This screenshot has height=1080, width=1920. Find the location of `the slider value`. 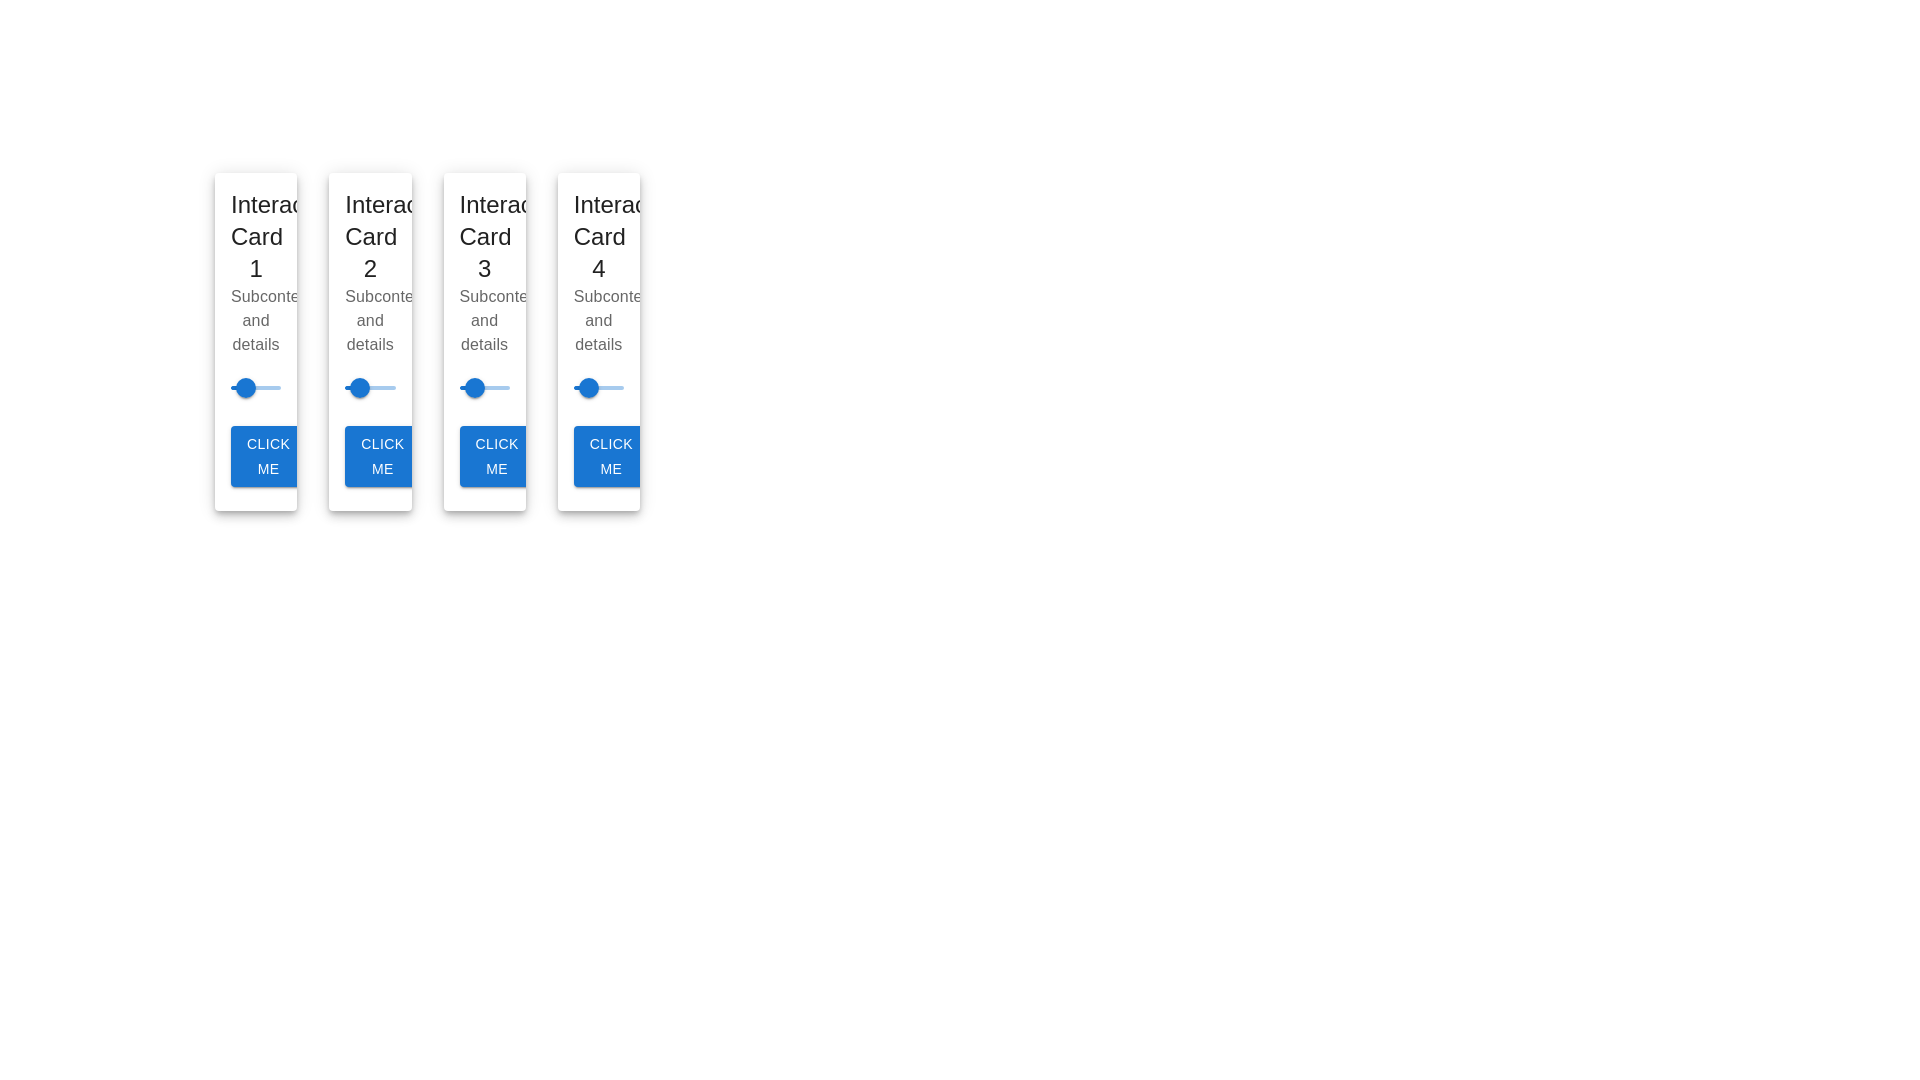

the slider value is located at coordinates (443, 388).